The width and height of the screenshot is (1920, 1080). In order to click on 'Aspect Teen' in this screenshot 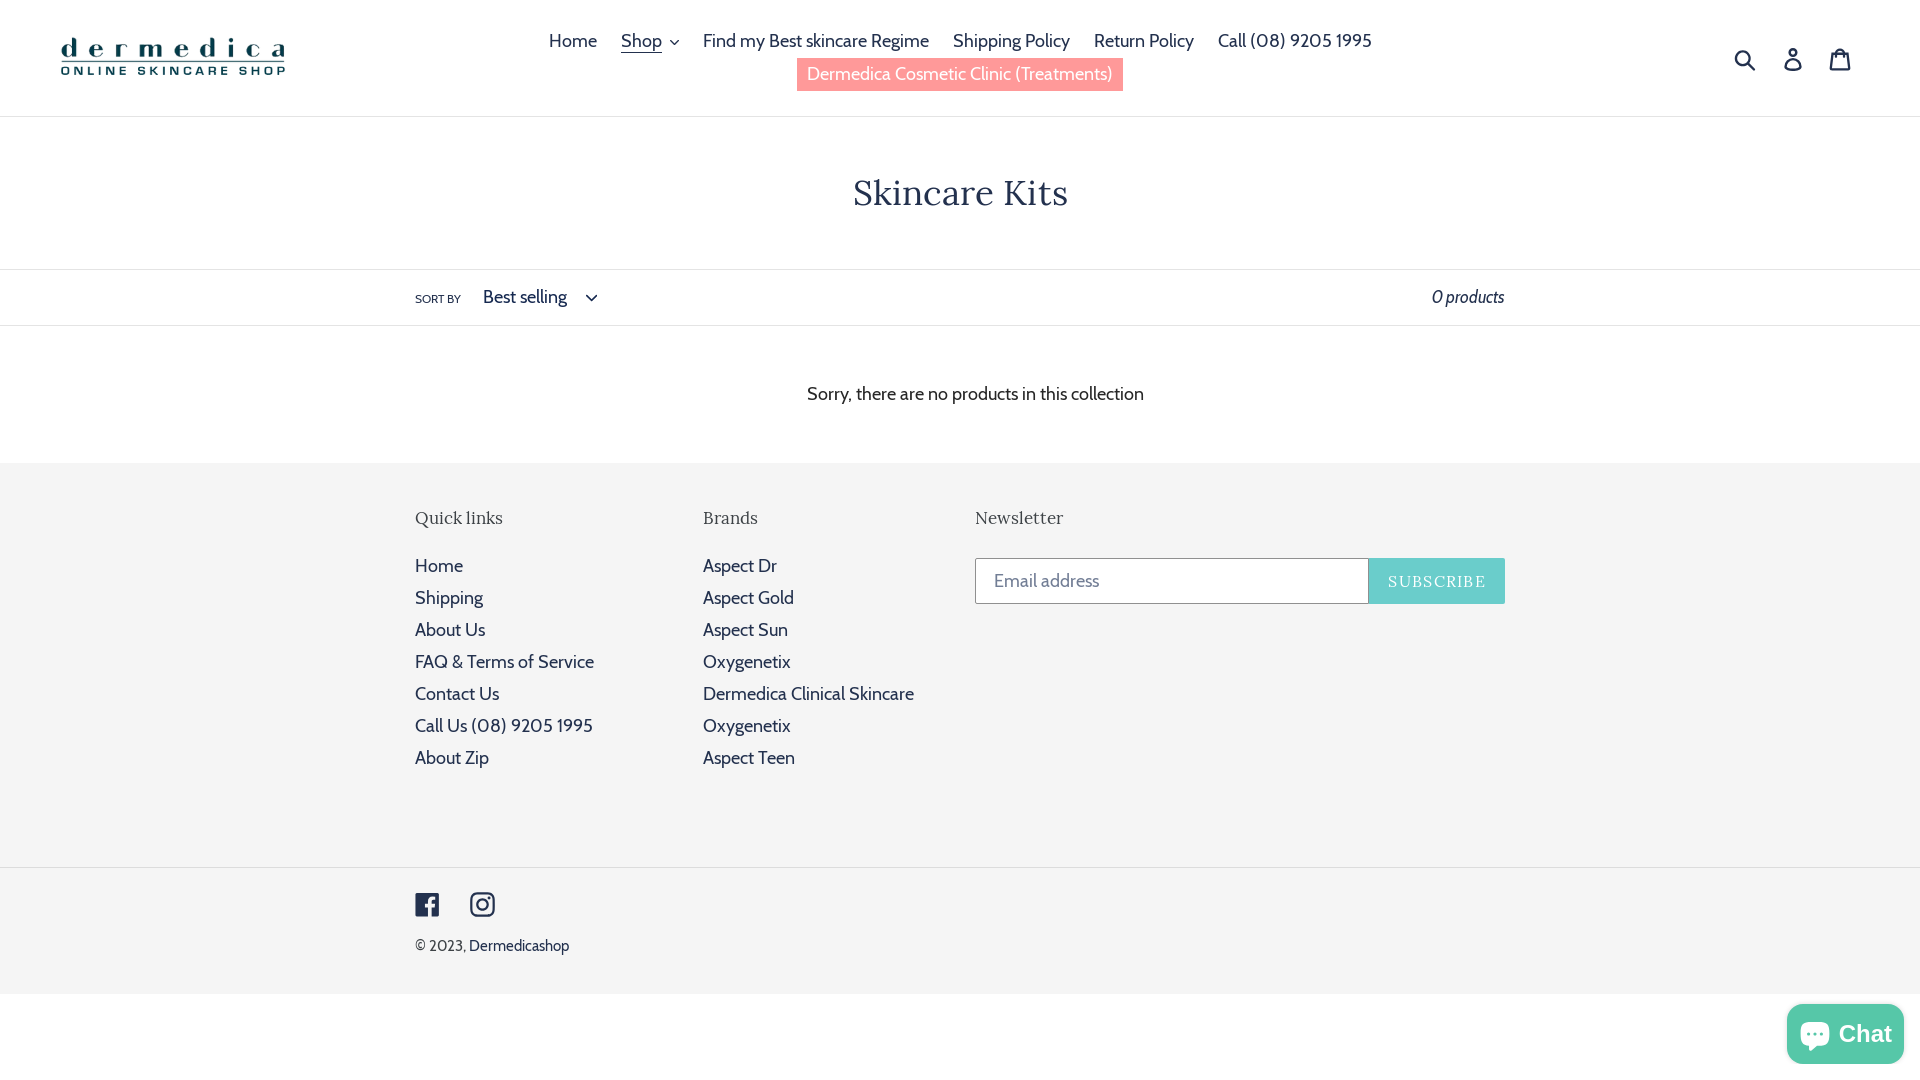, I will do `click(747, 758)`.